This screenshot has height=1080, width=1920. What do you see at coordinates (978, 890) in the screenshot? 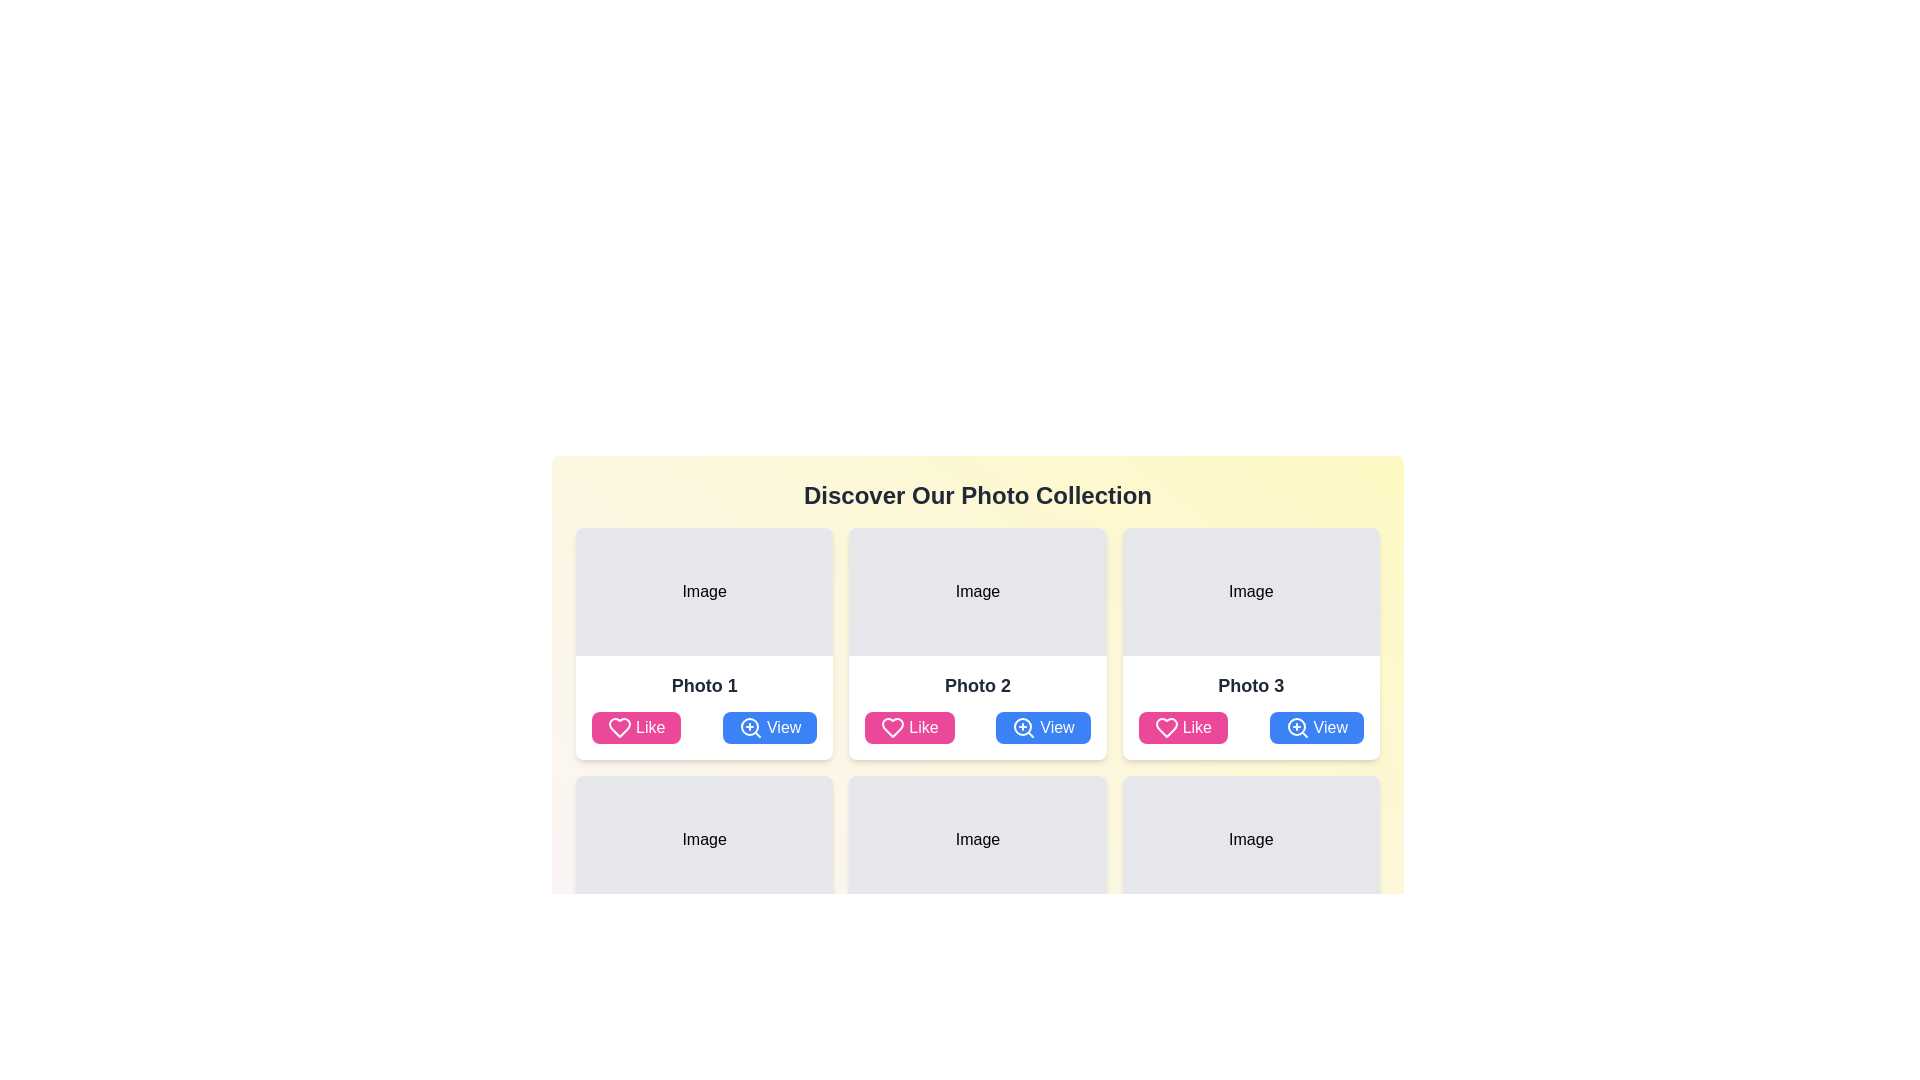
I see `the card element with a grey background and centered text 'Image' located in the second row, first column of the grid layout under the header 'Discover Our Photo Collection'` at bounding box center [978, 890].